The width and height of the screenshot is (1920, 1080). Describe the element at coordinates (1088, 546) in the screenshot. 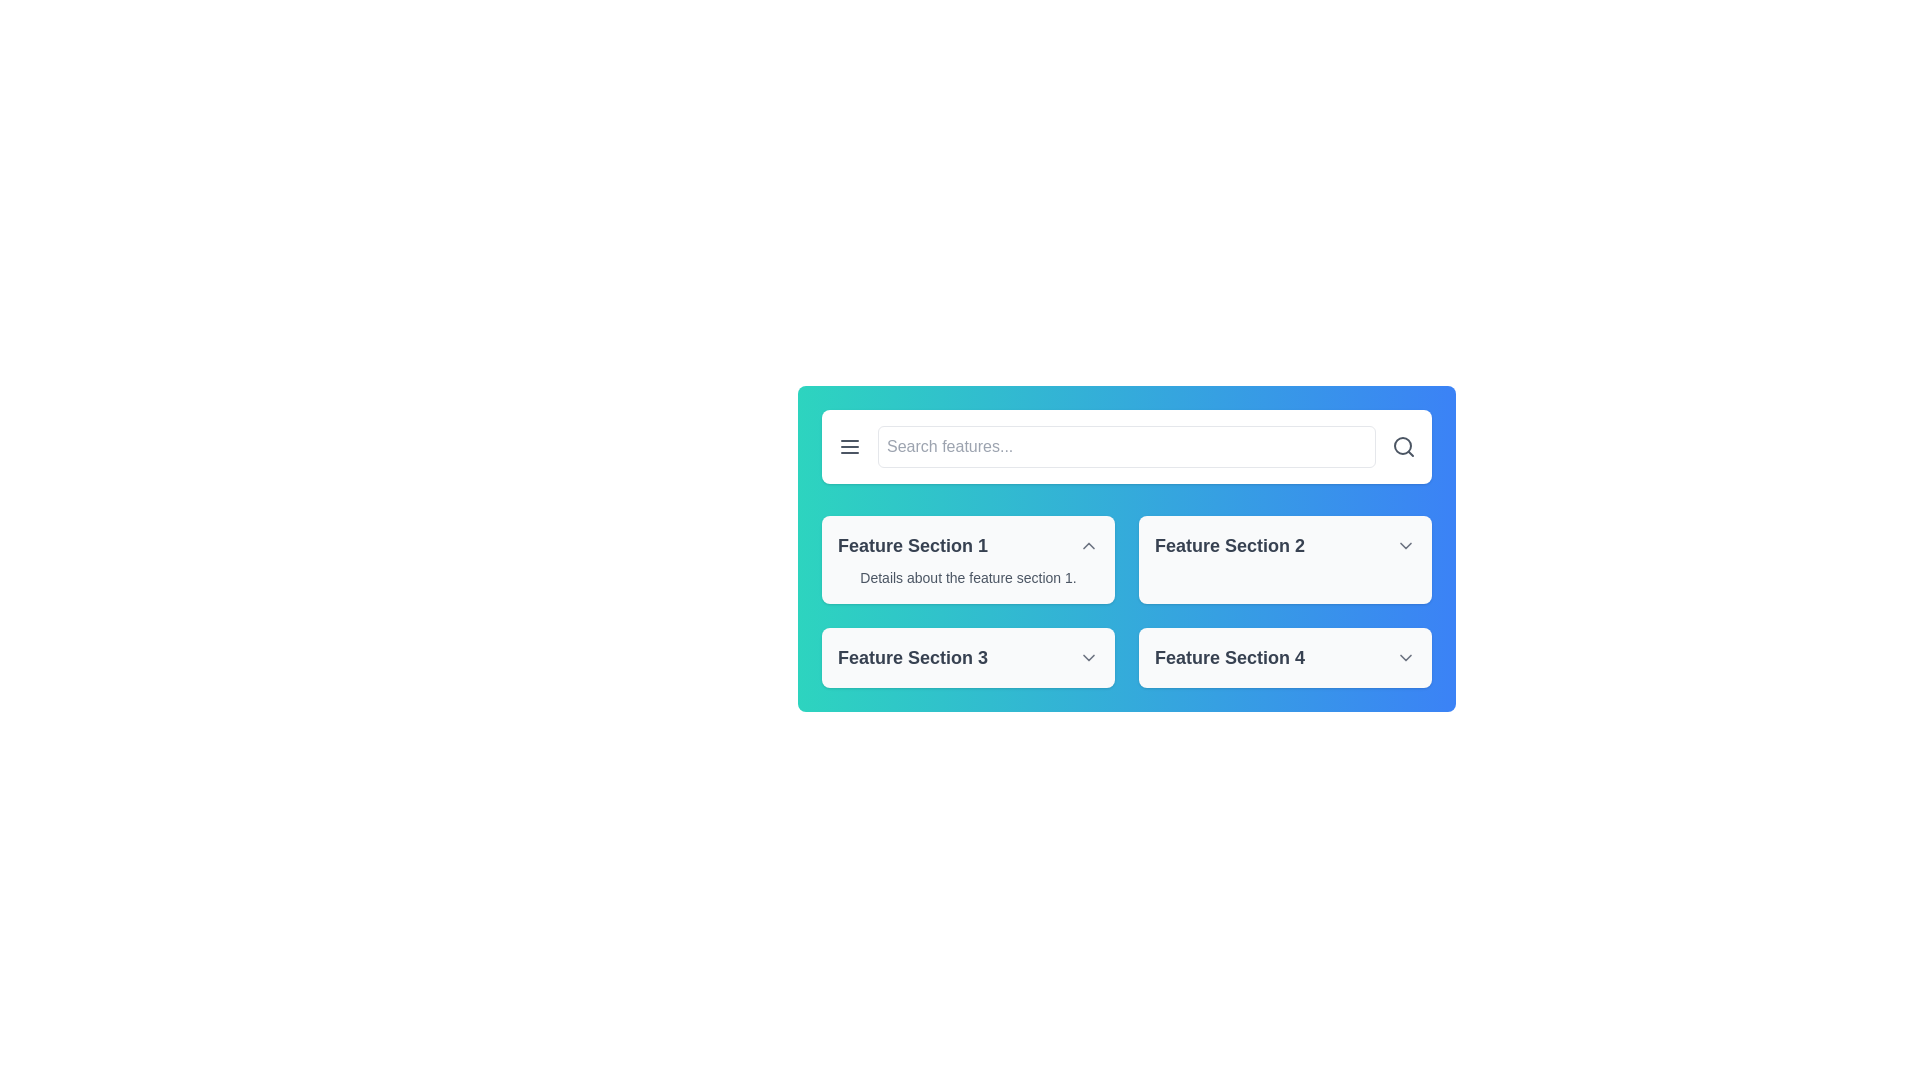

I see `the Chevron Up icon located to the right of 'Feature Section 1'` at that location.